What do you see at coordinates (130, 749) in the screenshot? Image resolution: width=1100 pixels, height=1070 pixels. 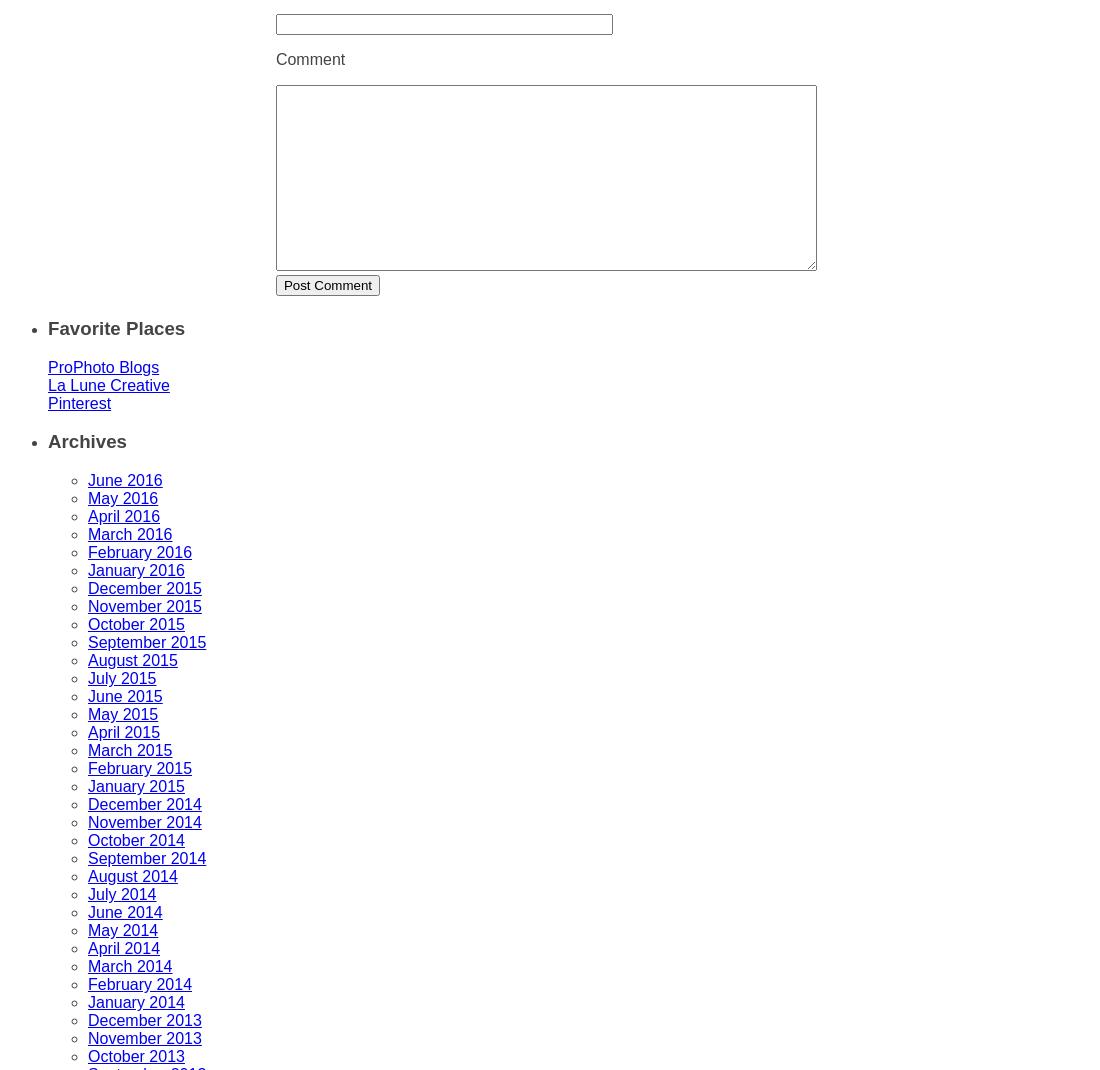 I see `'March 2015'` at bounding box center [130, 749].